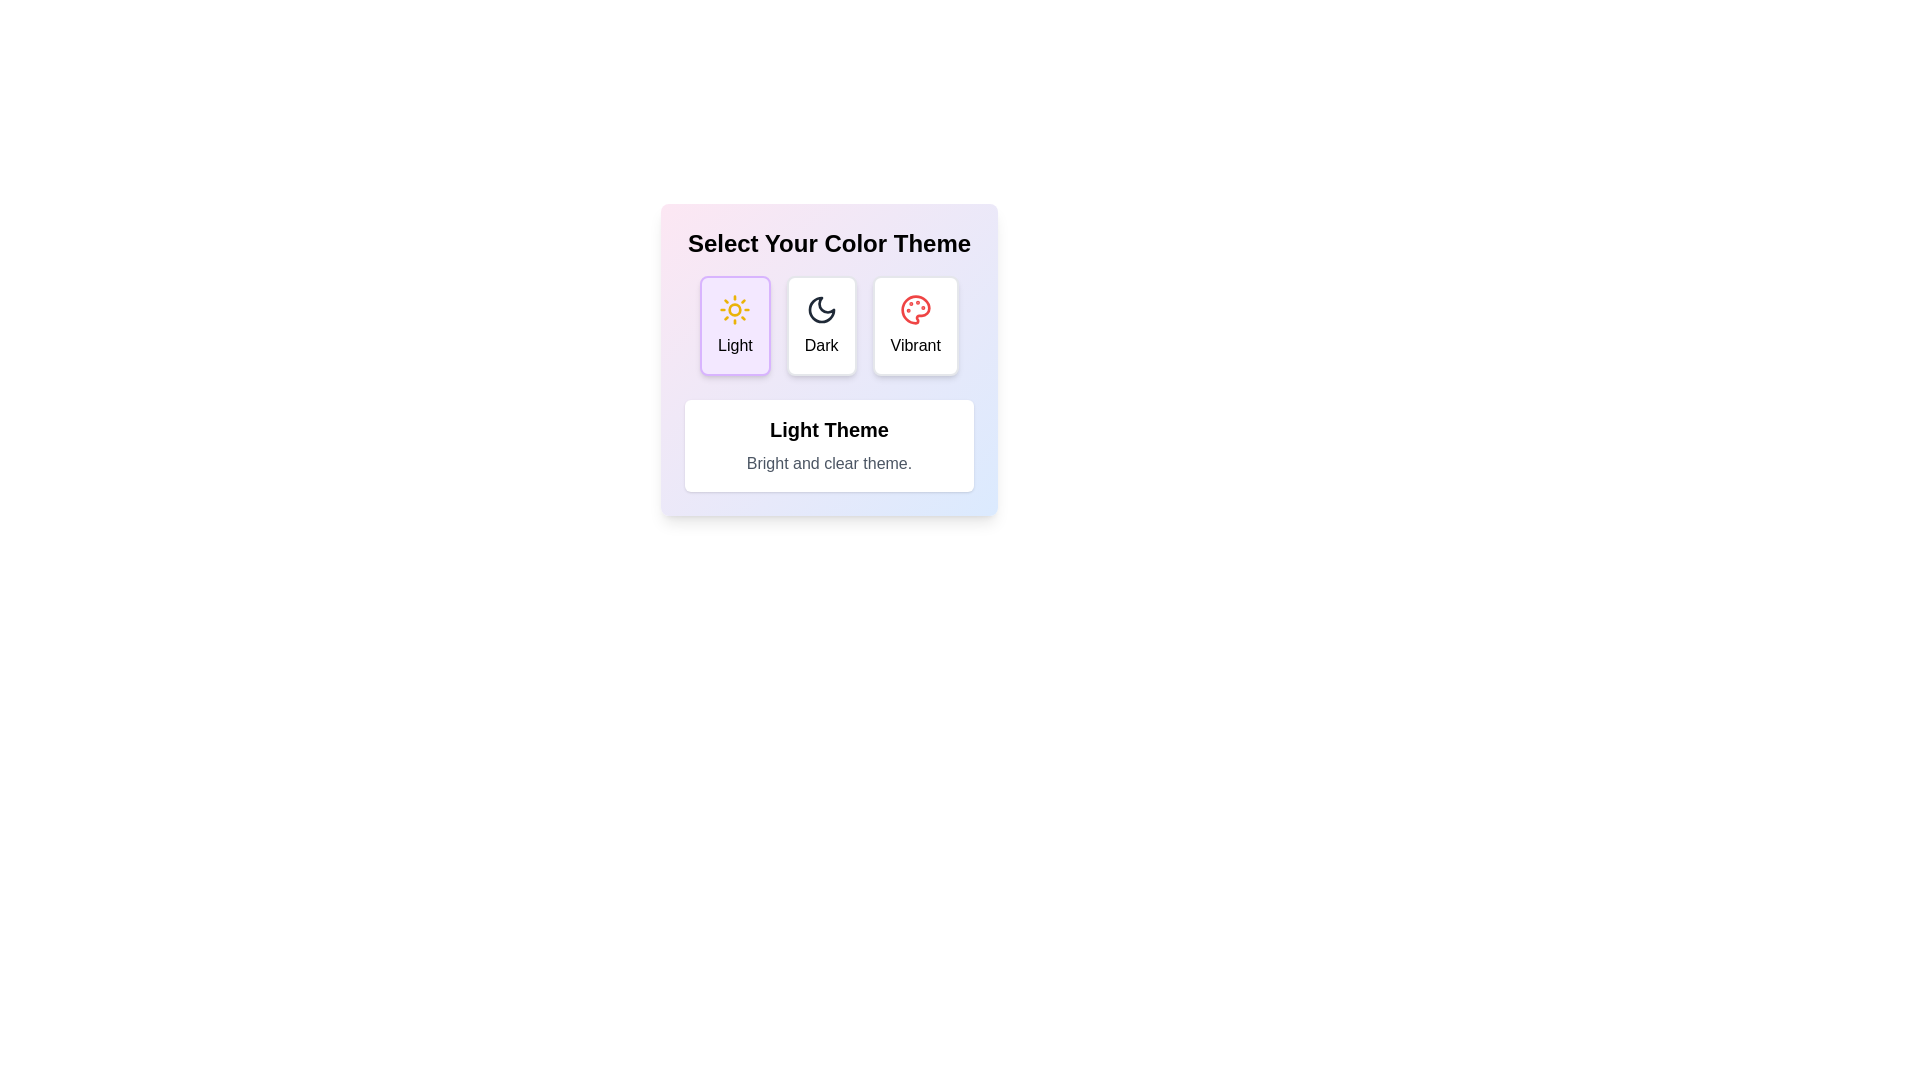 This screenshot has height=1080, width=1920. Describe the element at coordinates (829, 242) in the screenshot. I see `the text heading that reads 'Select Your Color Theme', which is displayed in a bold and large font at the top of a rounded and gradient-filled card layout` at that location.